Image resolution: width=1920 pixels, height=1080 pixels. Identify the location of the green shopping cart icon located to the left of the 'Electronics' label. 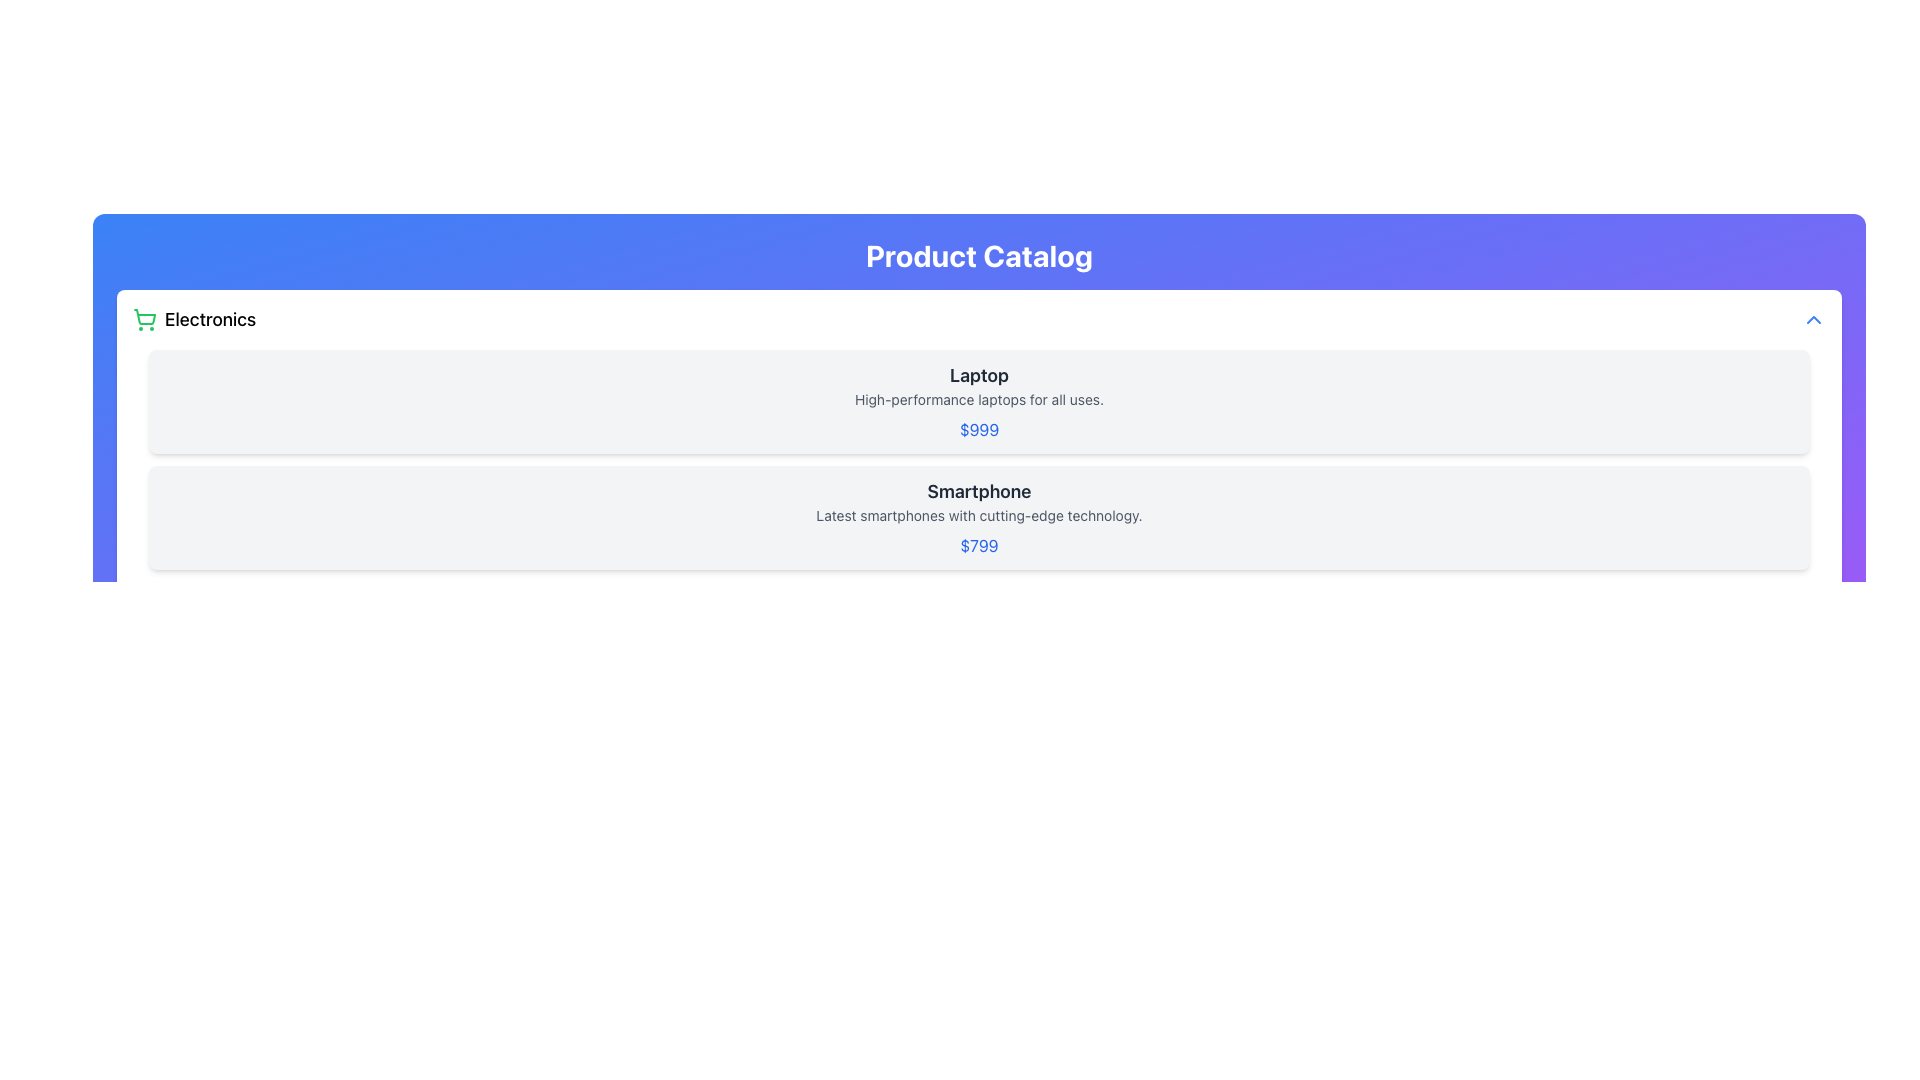
(143, 319).